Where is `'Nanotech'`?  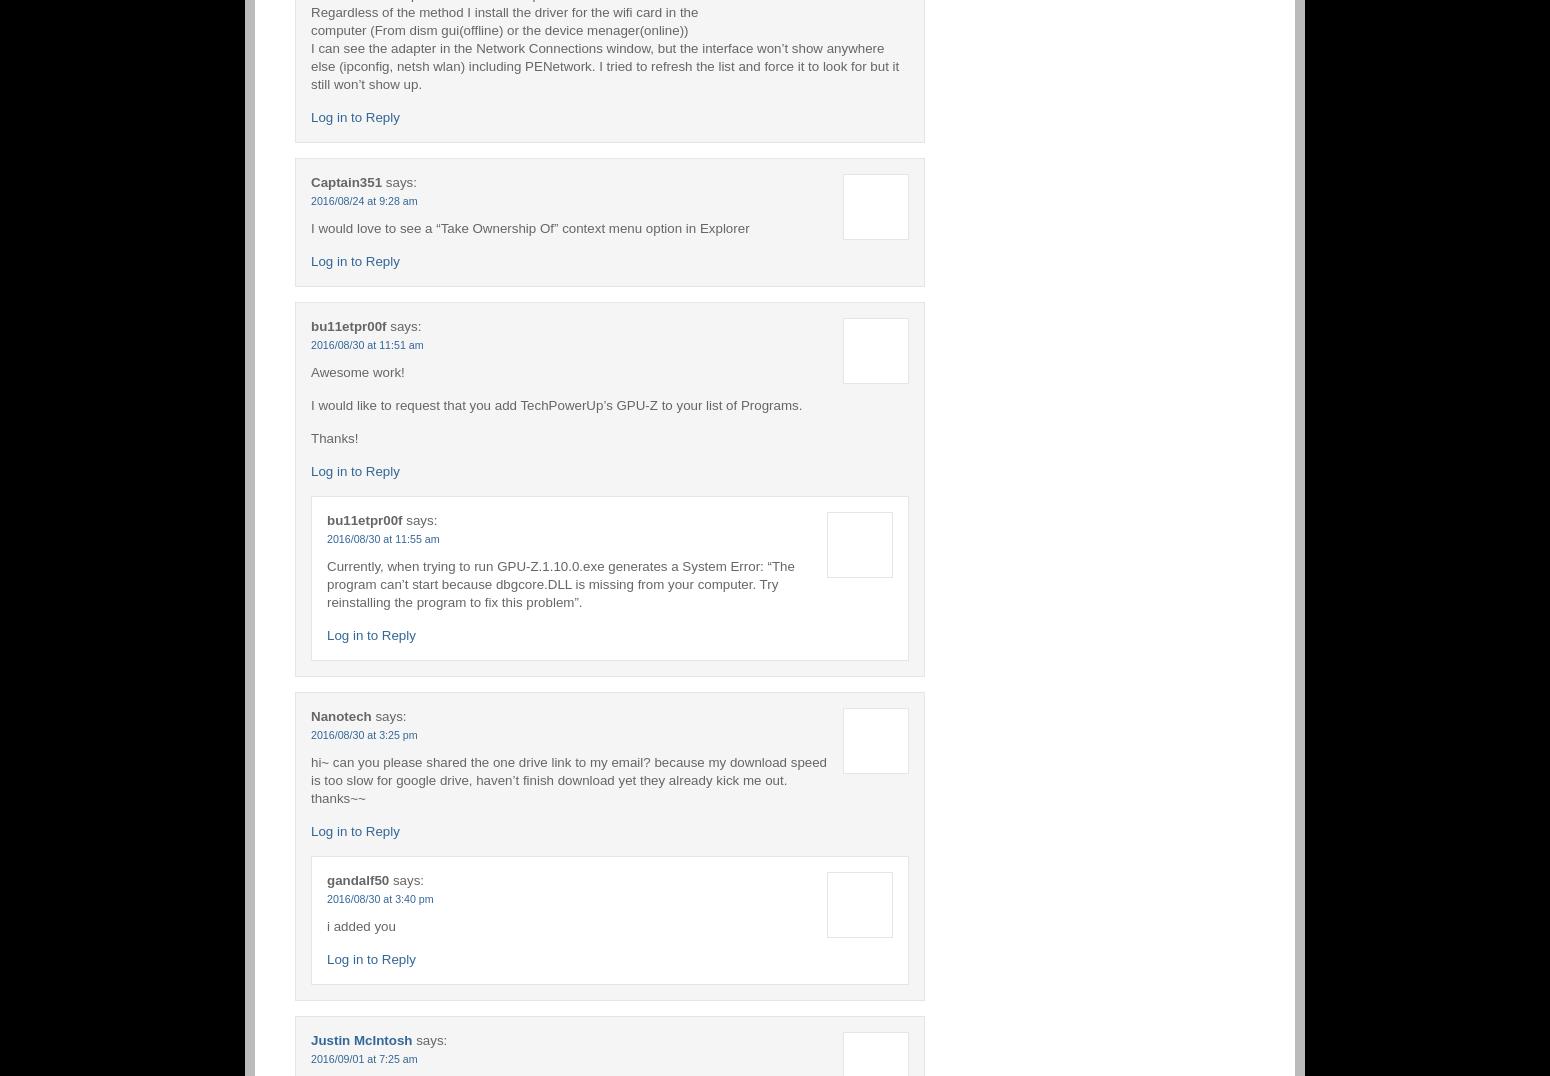 'Nanotech' is located at coordinates (340, 715).